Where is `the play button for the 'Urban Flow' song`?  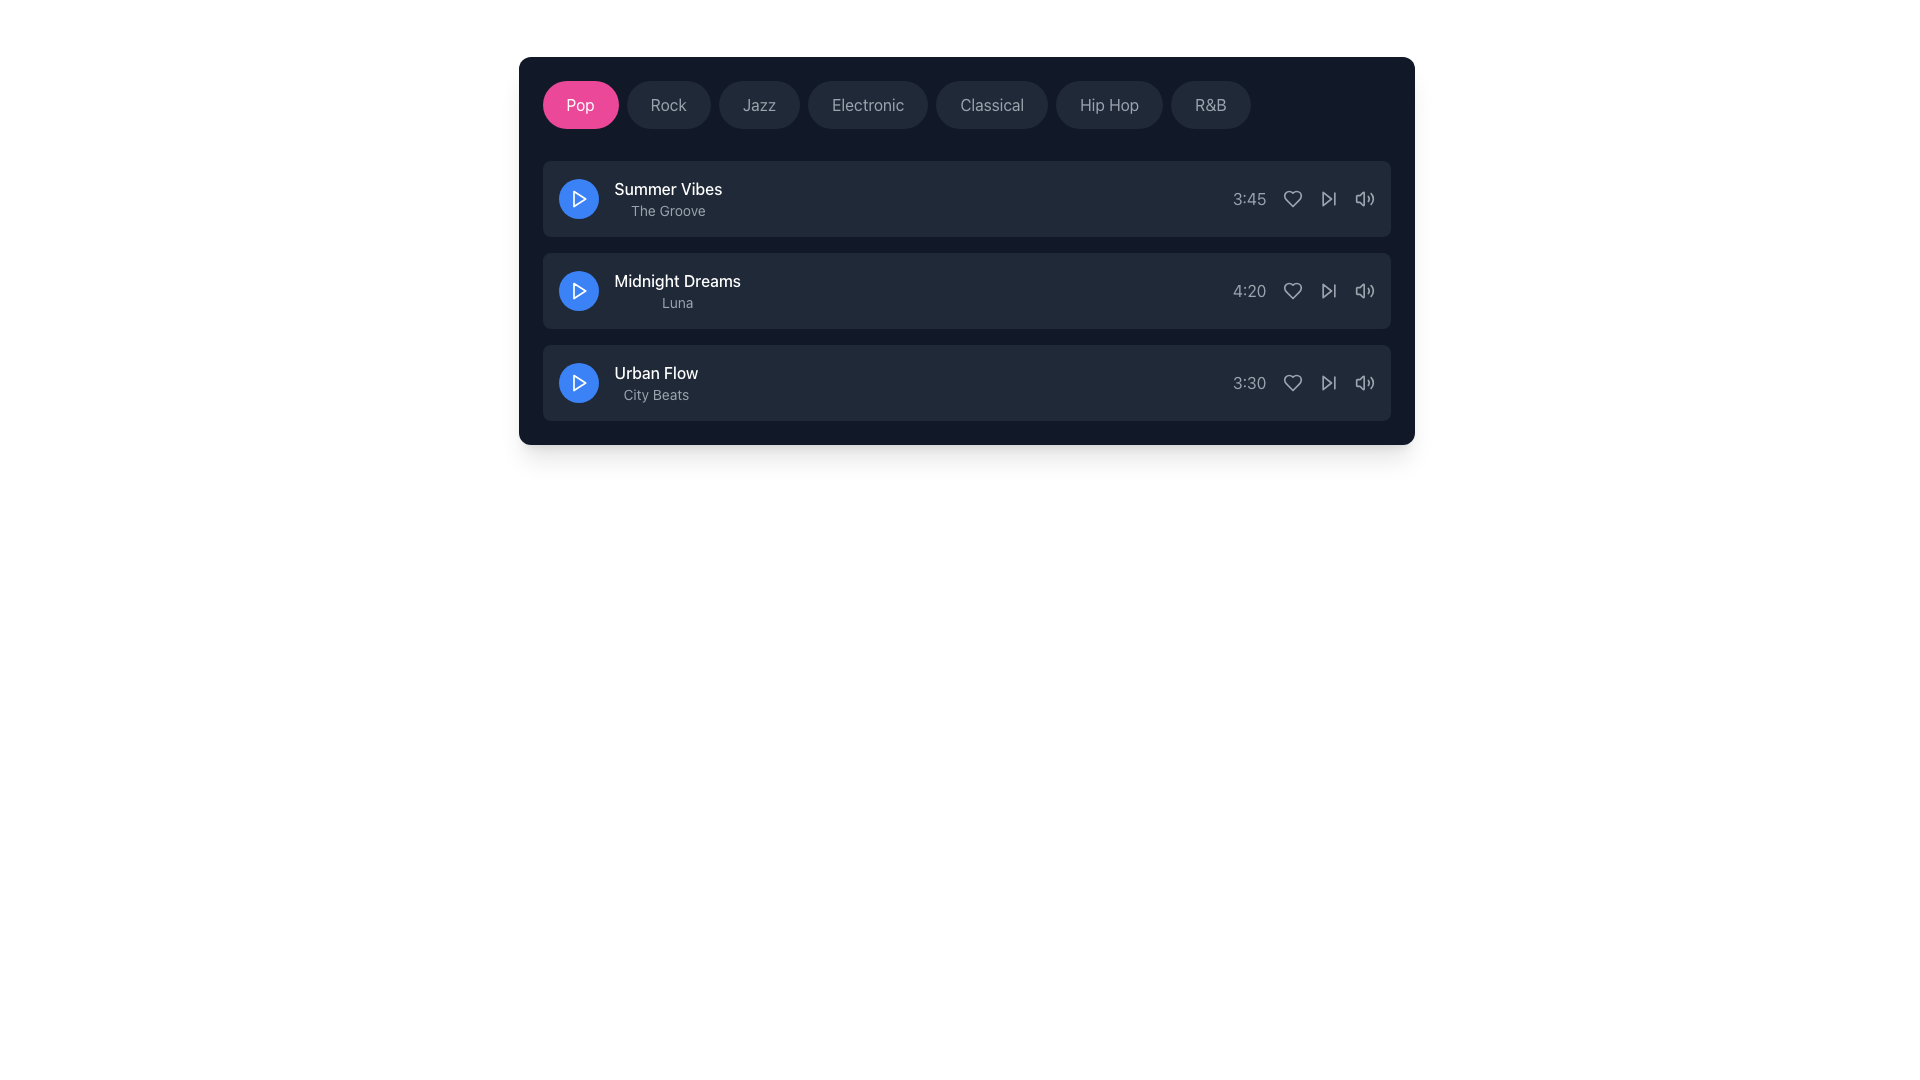 the play button for the 'Urban Flow' song is located at coordinates (577, 382).